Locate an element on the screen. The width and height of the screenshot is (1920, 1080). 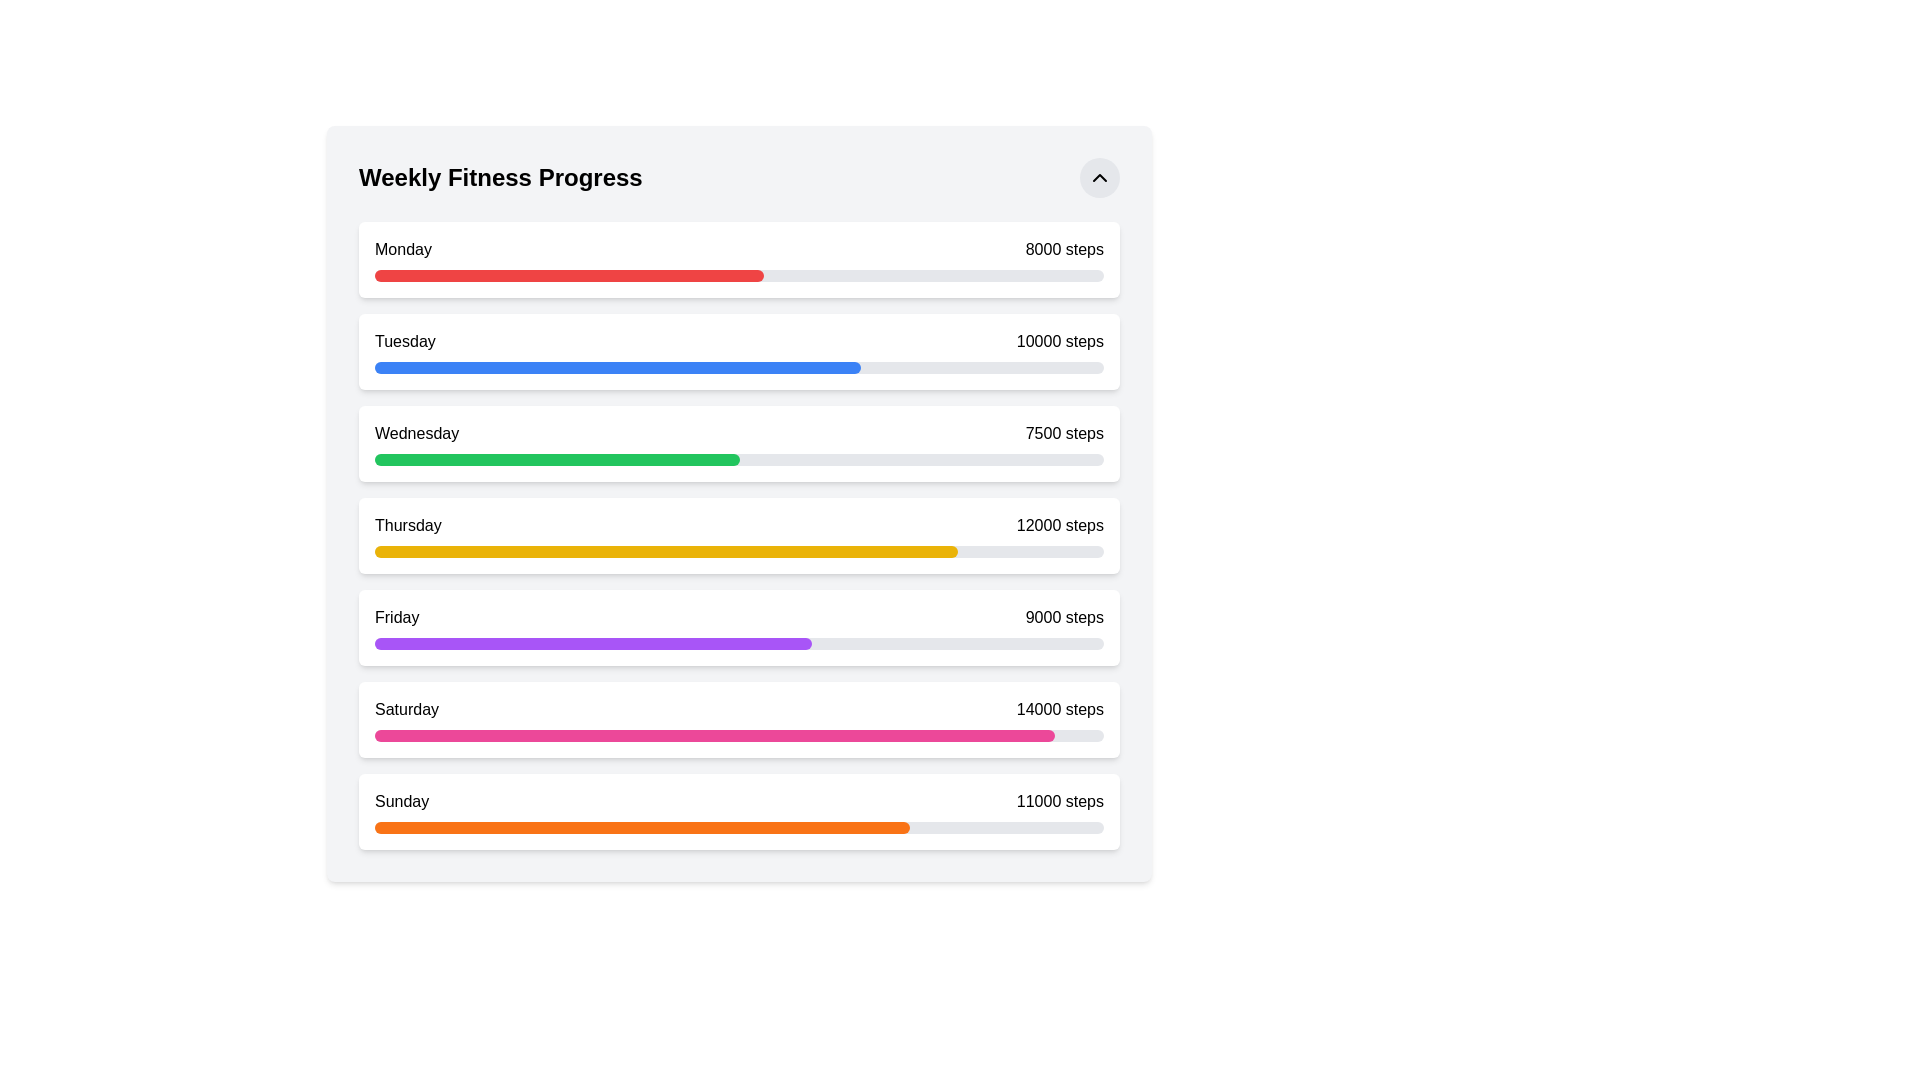
the horizontal progress bar that is yellow-filled and located below the text 'Thursday' and '12000 steps' within the card labeled 'Thursday - 12000 steps' is located at coordinates (738, 547).